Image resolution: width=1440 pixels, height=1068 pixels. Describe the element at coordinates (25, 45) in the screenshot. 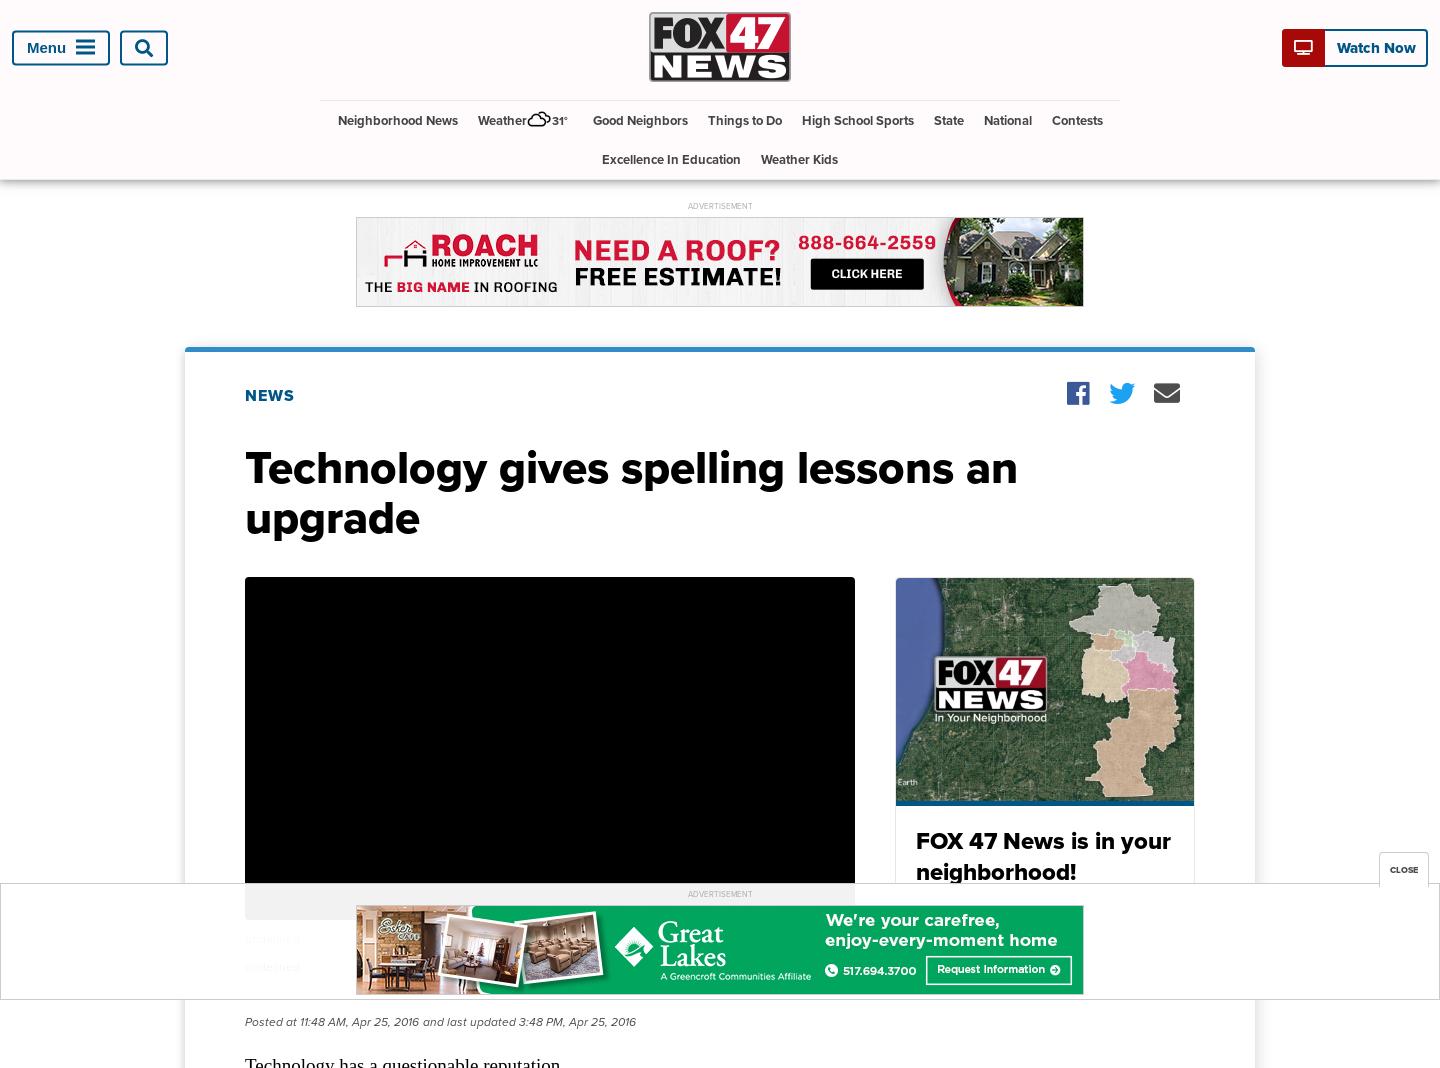

I see `'Menu'` at that location.